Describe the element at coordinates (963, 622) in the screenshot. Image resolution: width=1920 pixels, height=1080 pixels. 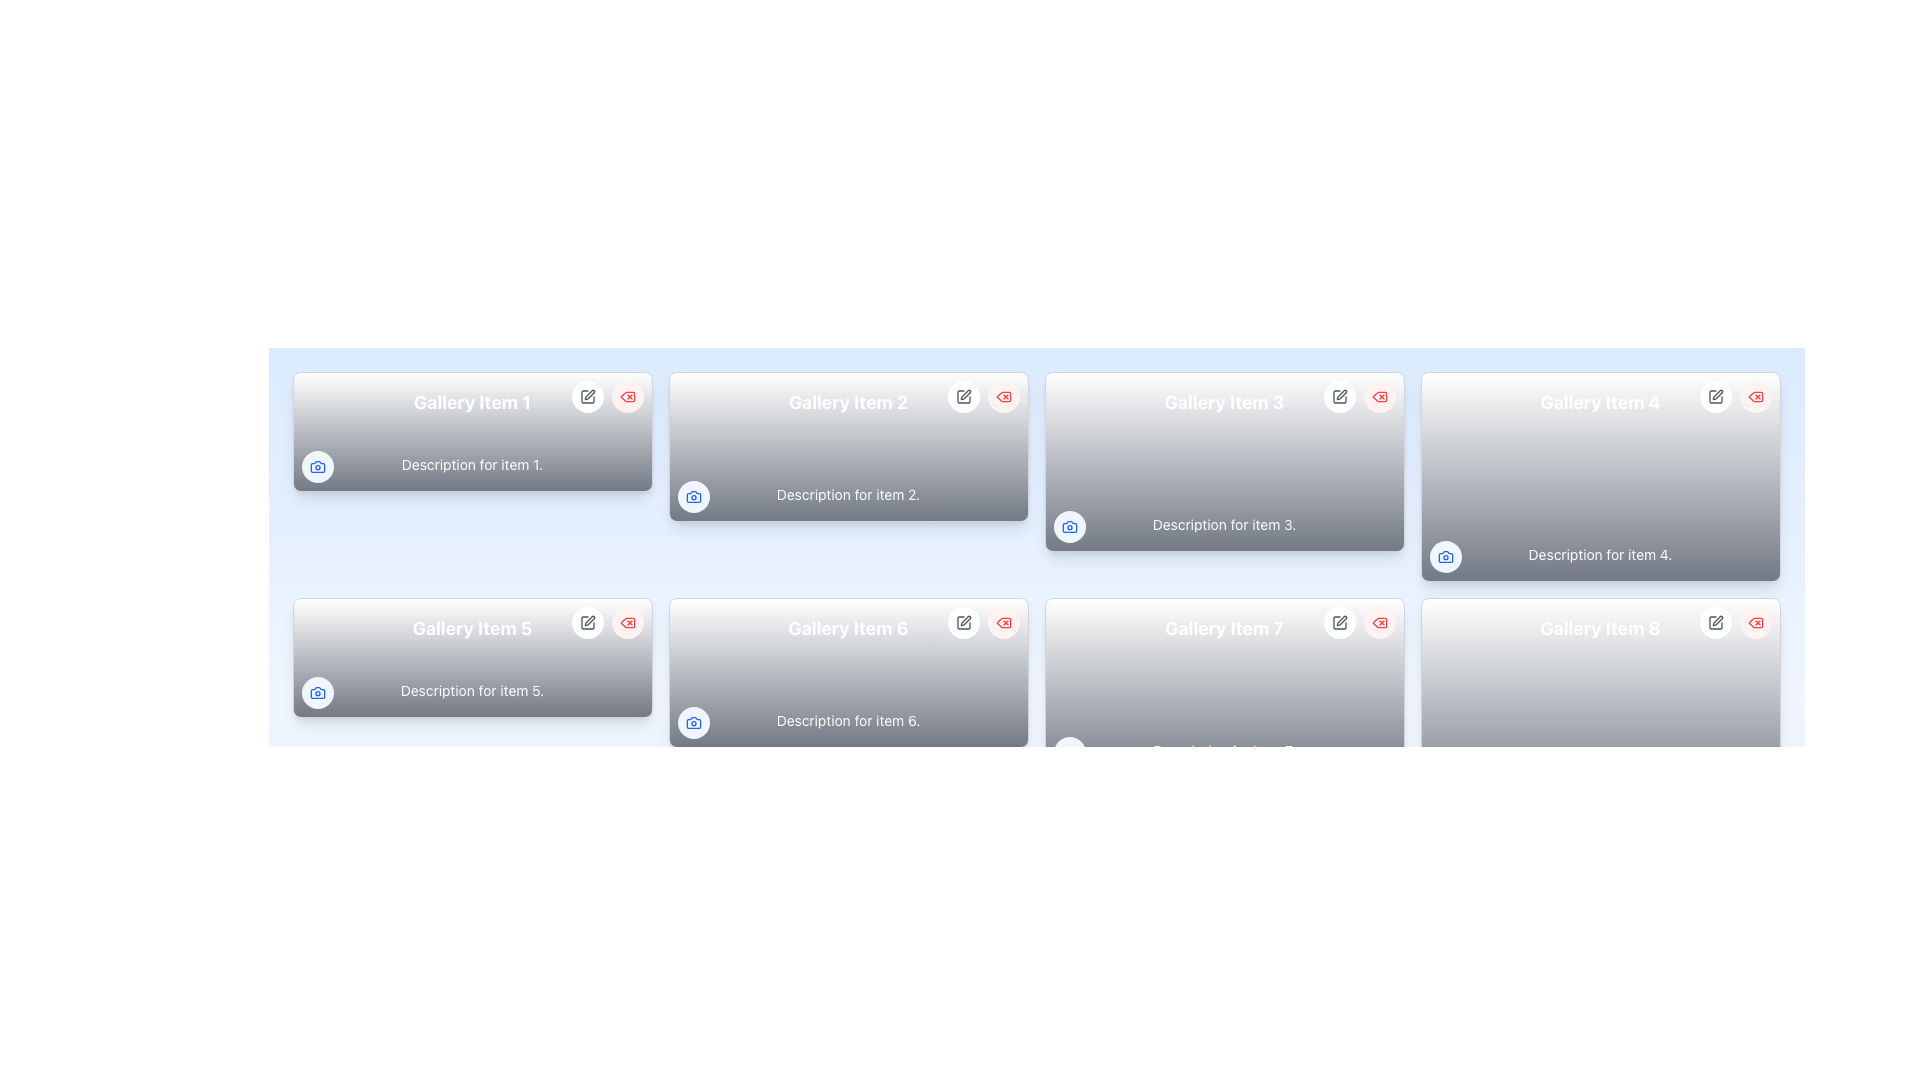
I see `the circular button with a white background and gray pencil icon located at the top-right corner of the 'Gallery Item 6' card to change its appearance` at that location.